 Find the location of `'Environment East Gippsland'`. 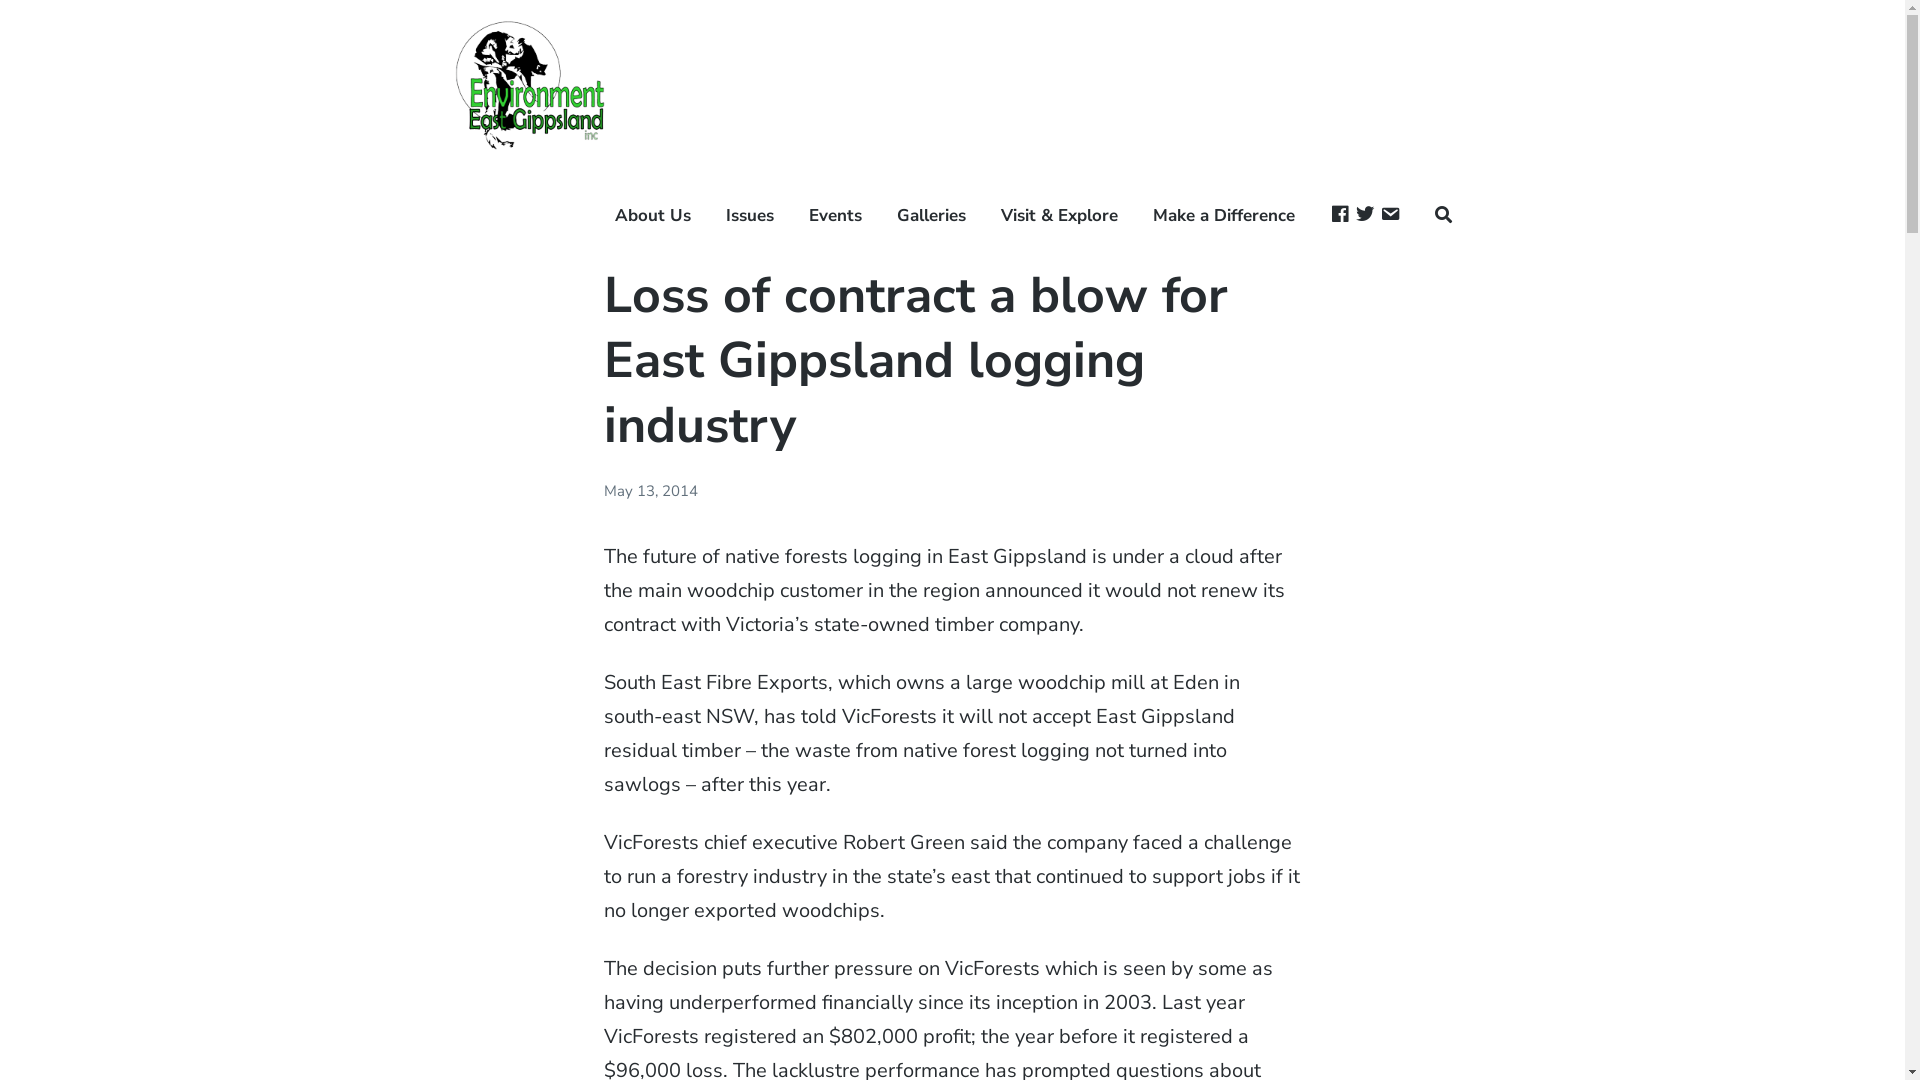

'Environment East Gippsland' is located at coordinates (454, 204).